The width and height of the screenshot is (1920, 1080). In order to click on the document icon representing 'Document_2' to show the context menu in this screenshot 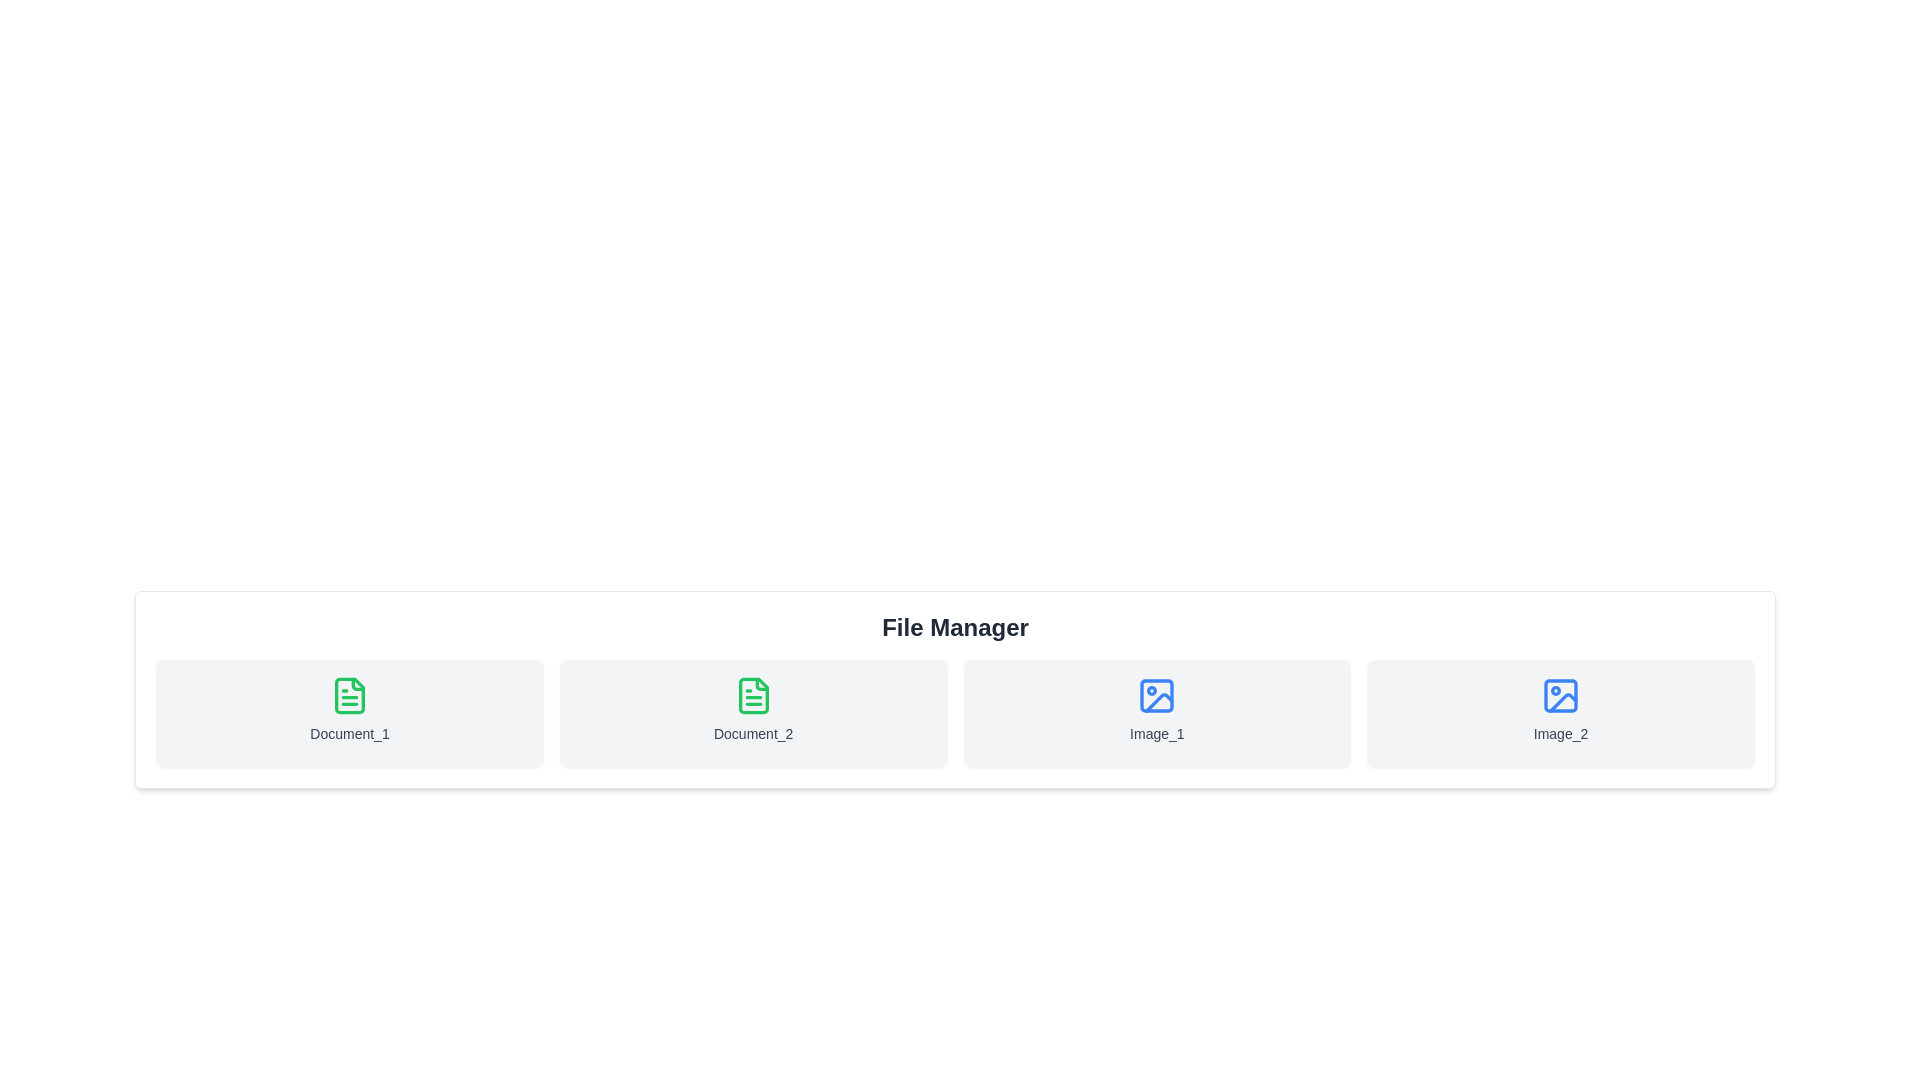, I will do `click(752, 694)`.